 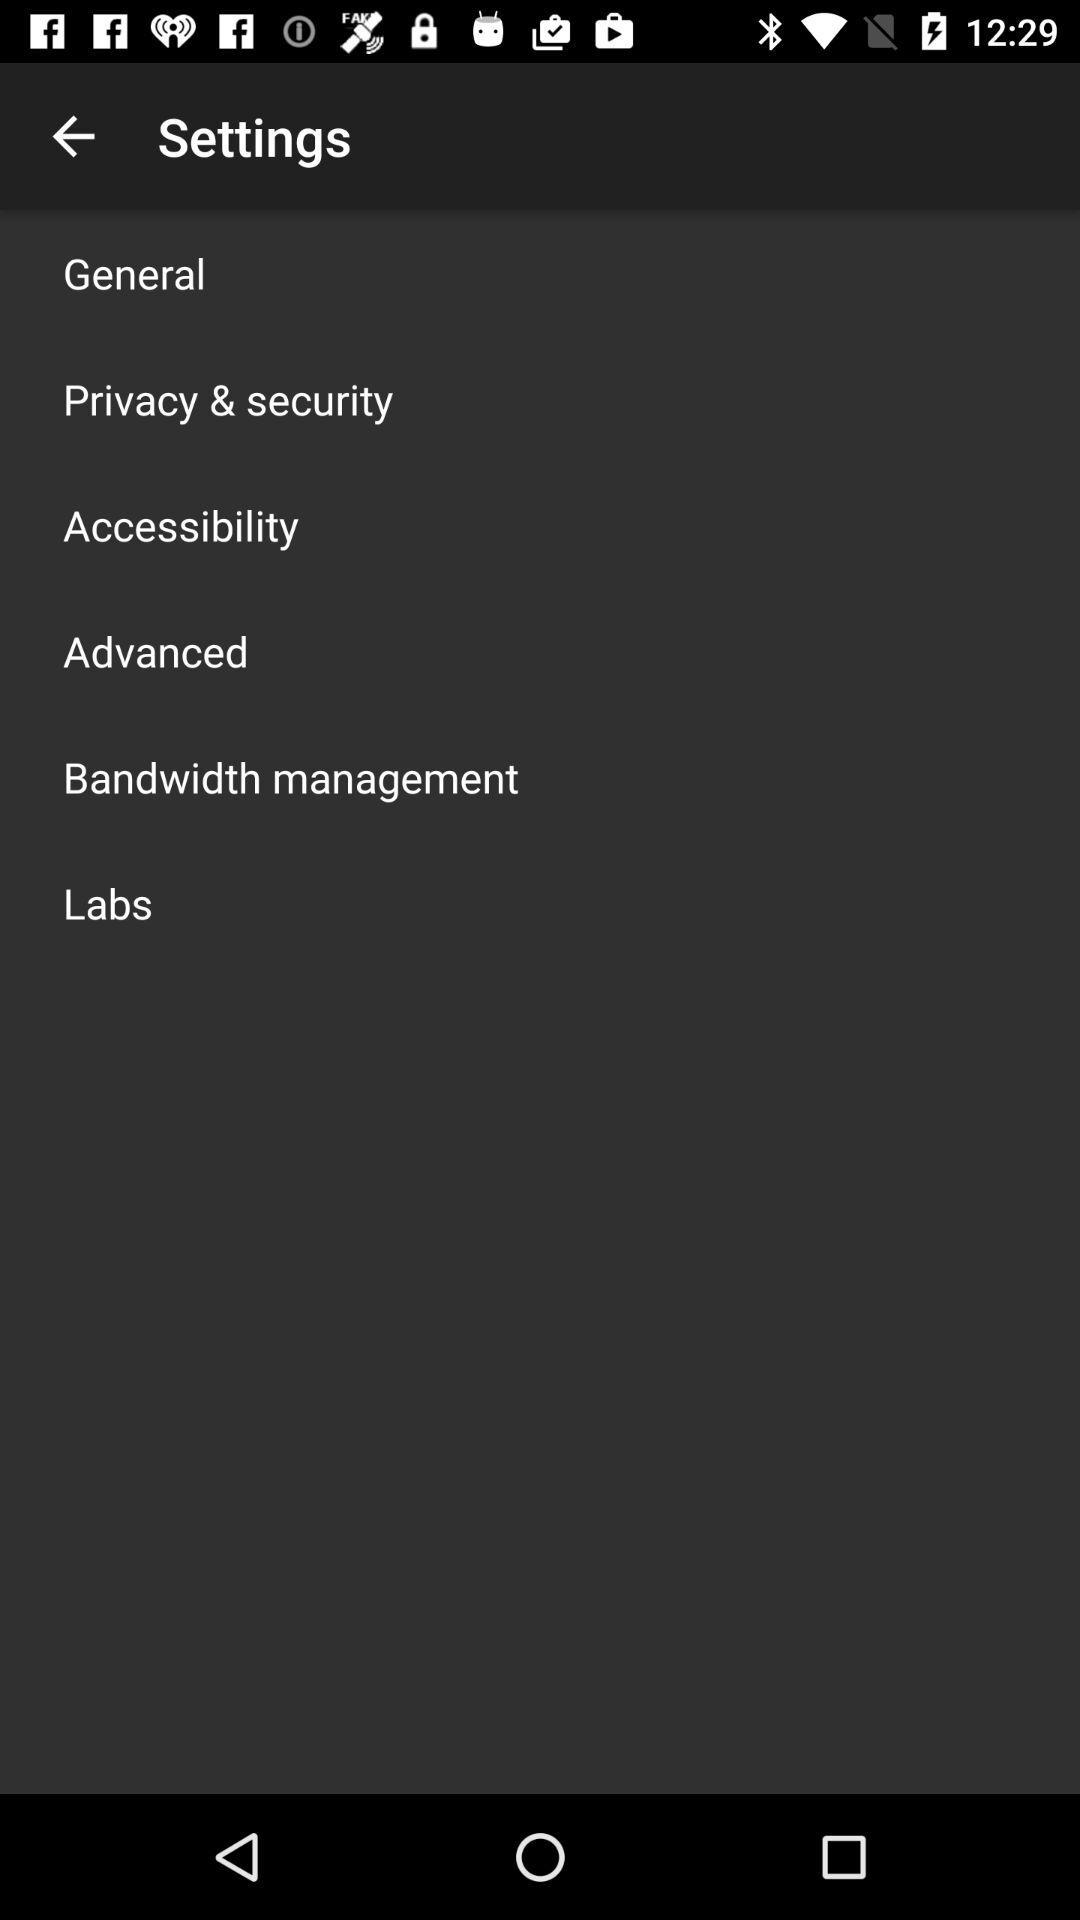 I want to click on item below general item, so click(x=227, y=398).